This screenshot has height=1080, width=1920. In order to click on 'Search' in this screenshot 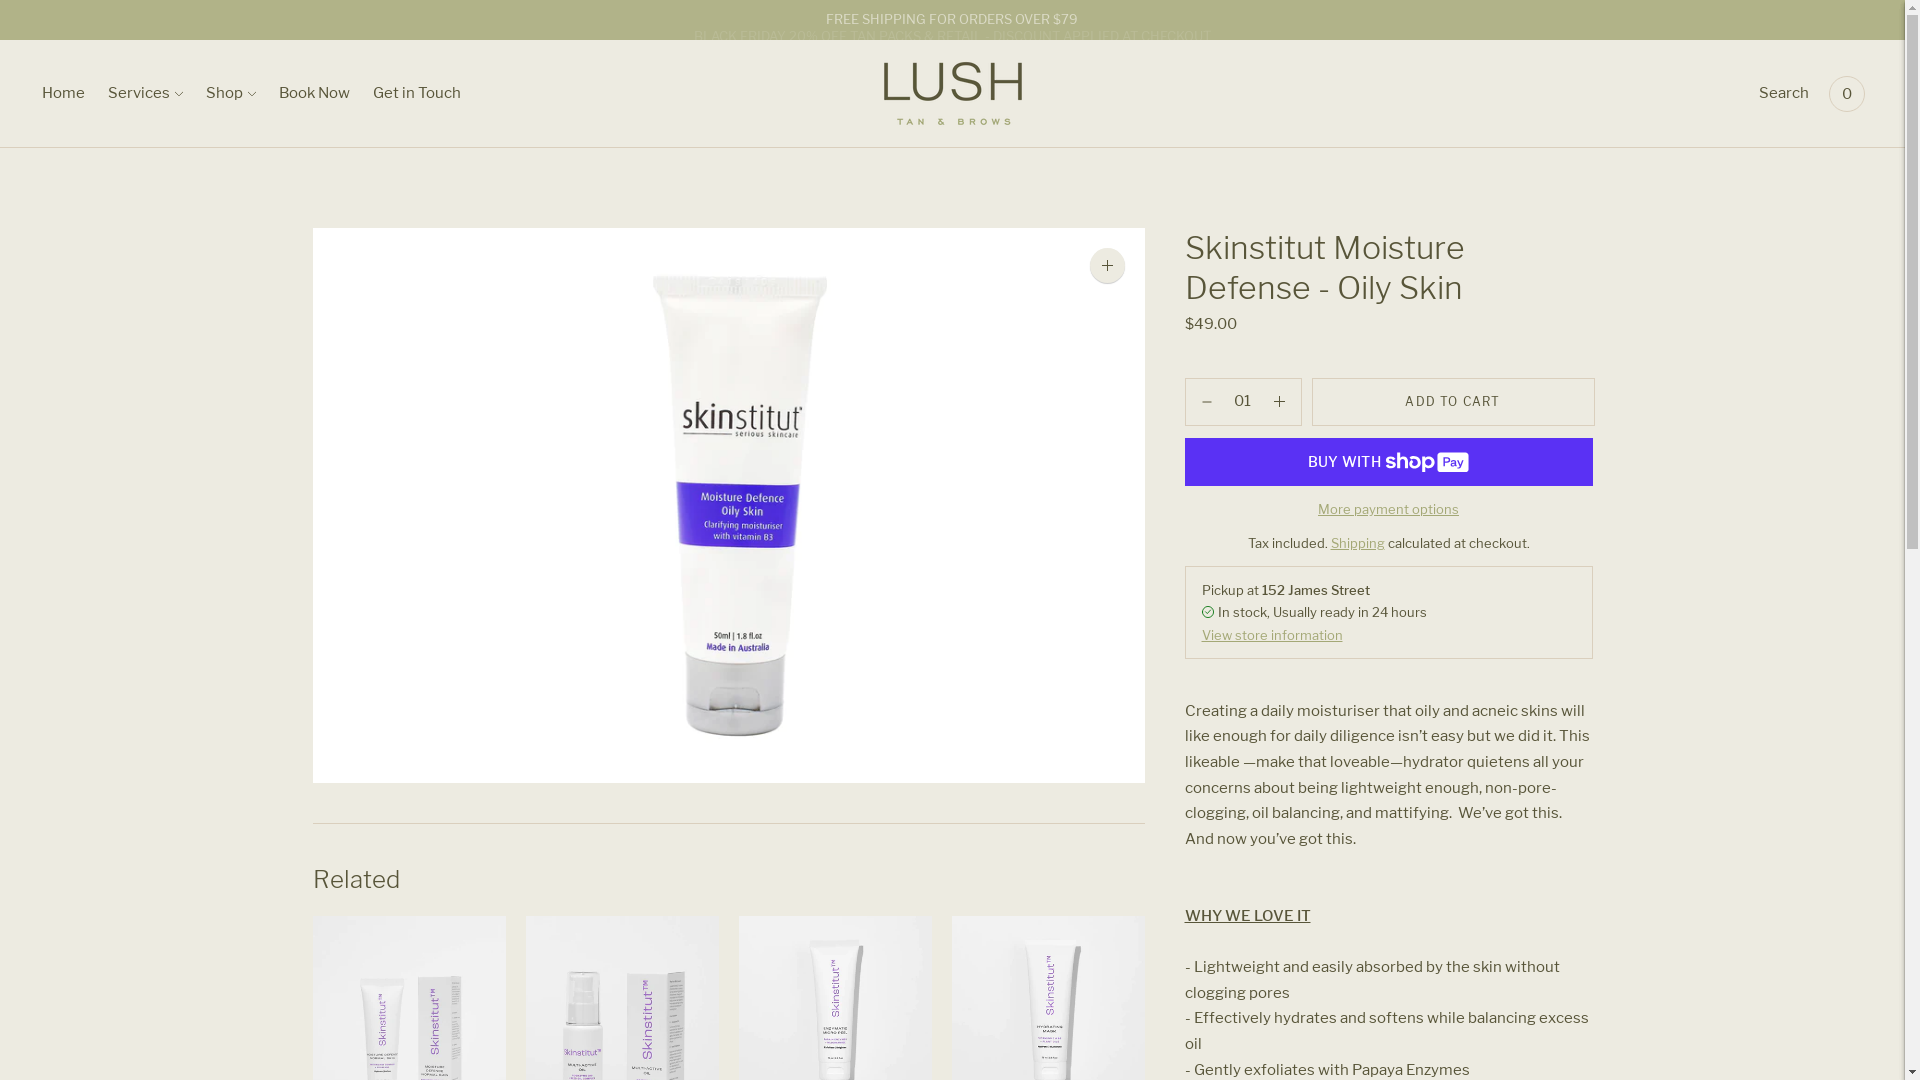, I will do `click(1784, 93)`.